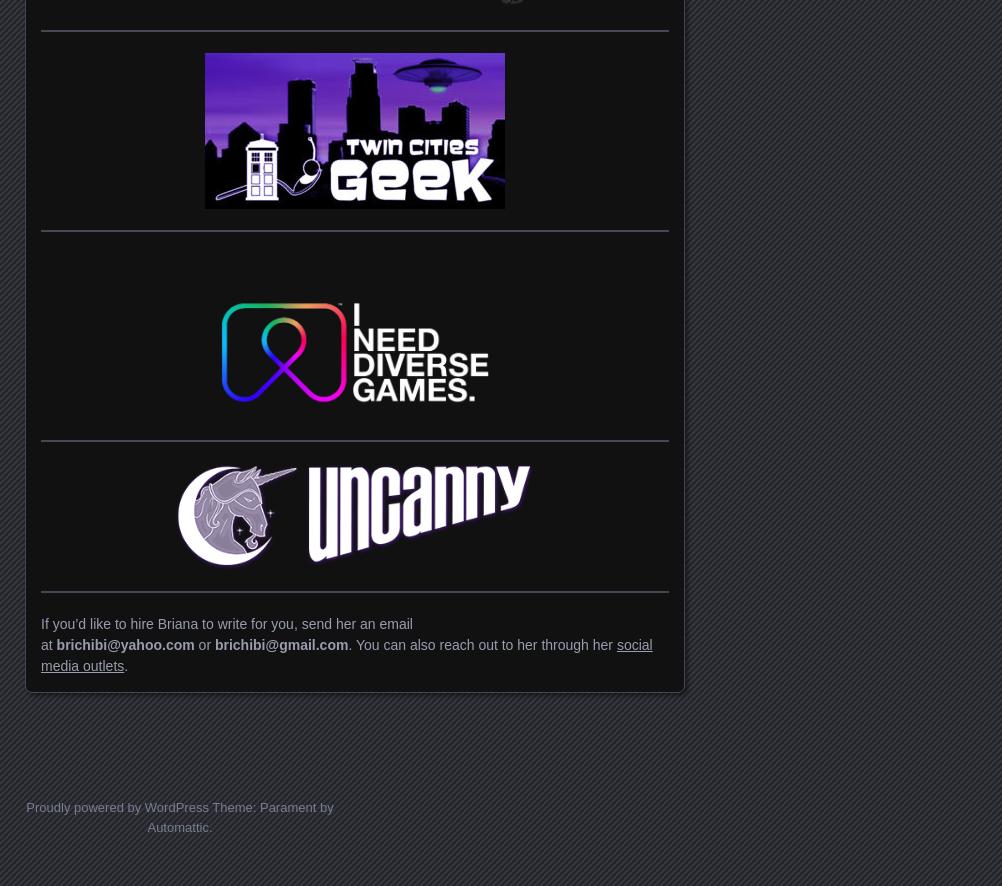  What do you see at coordinates (145, 826) in the screenshot?
I see `'Automattic'` at bounding box center [145, 826].